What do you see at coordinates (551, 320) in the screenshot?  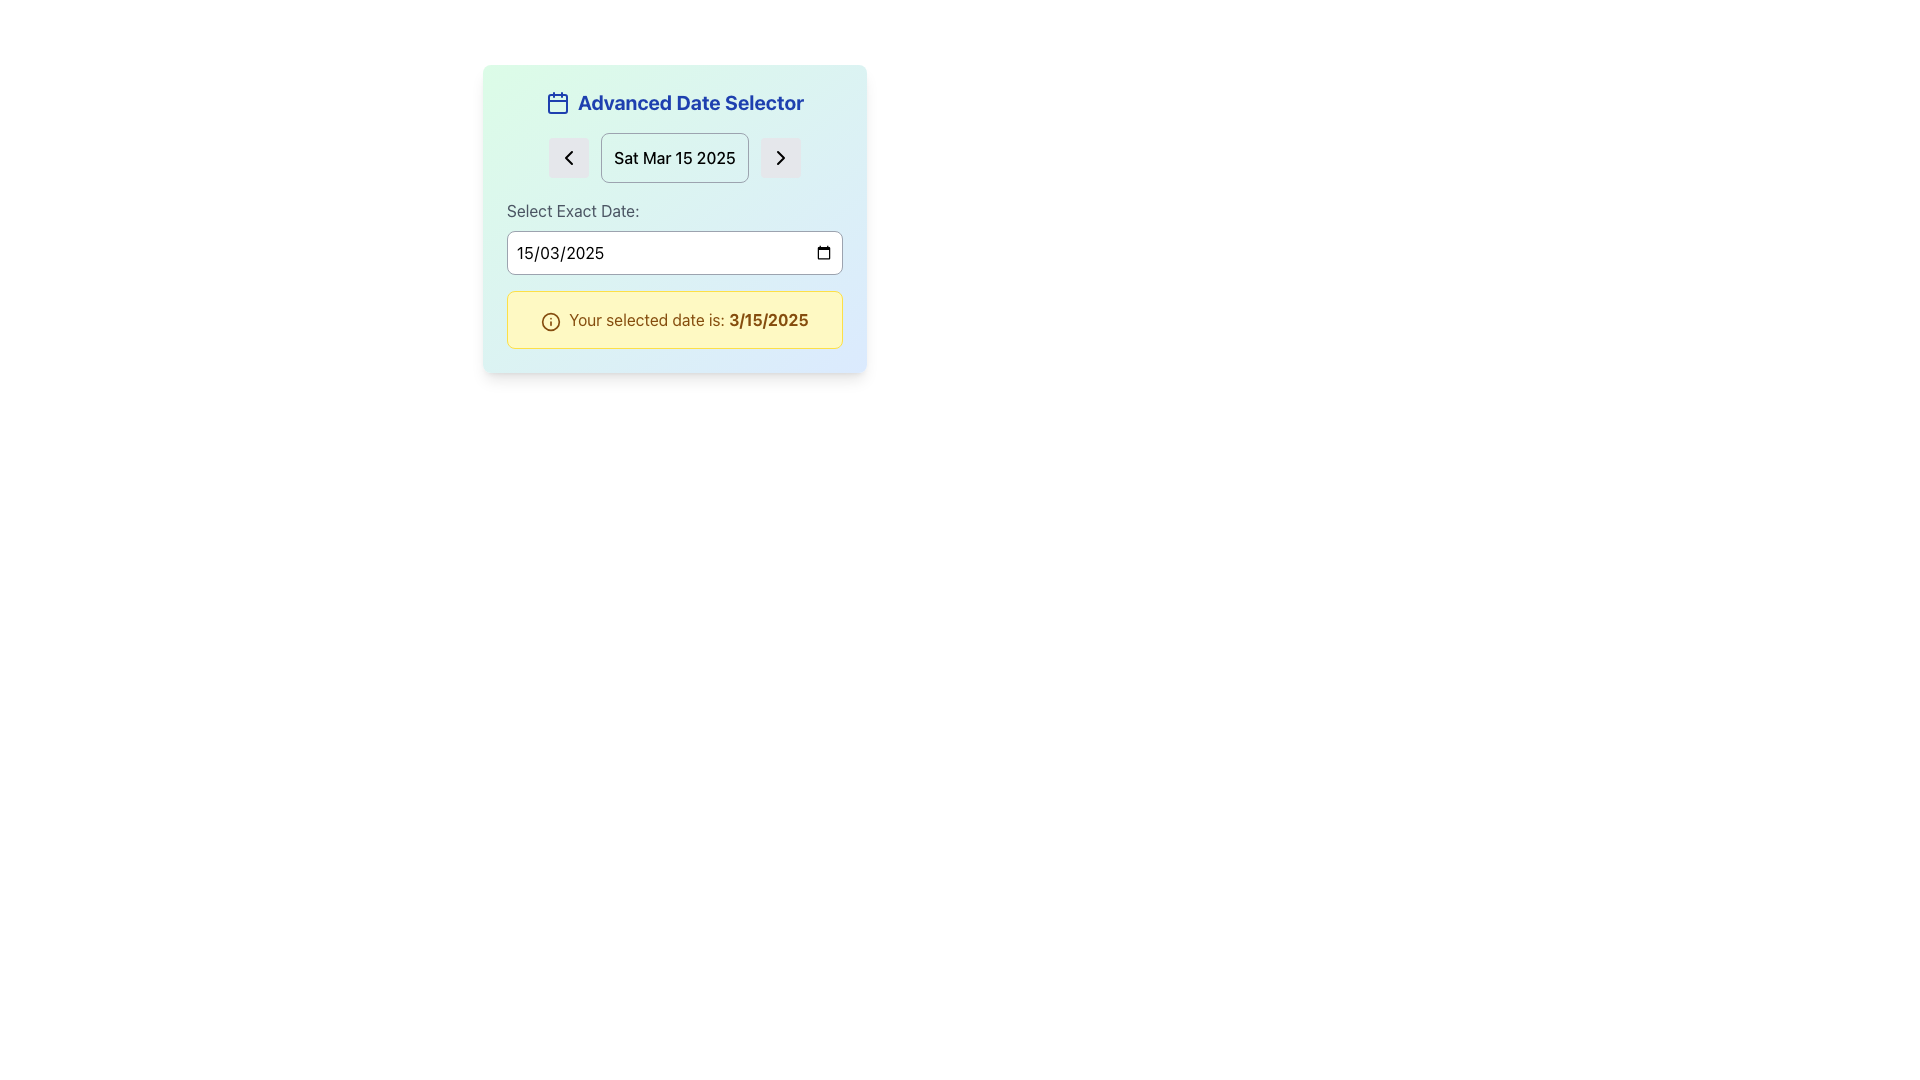 I see `the circular icon with a yellowish background and an outline, located in the leftmost section of the yellow notification box, preceding the textual message about the date` at bounding box center [551, 320].